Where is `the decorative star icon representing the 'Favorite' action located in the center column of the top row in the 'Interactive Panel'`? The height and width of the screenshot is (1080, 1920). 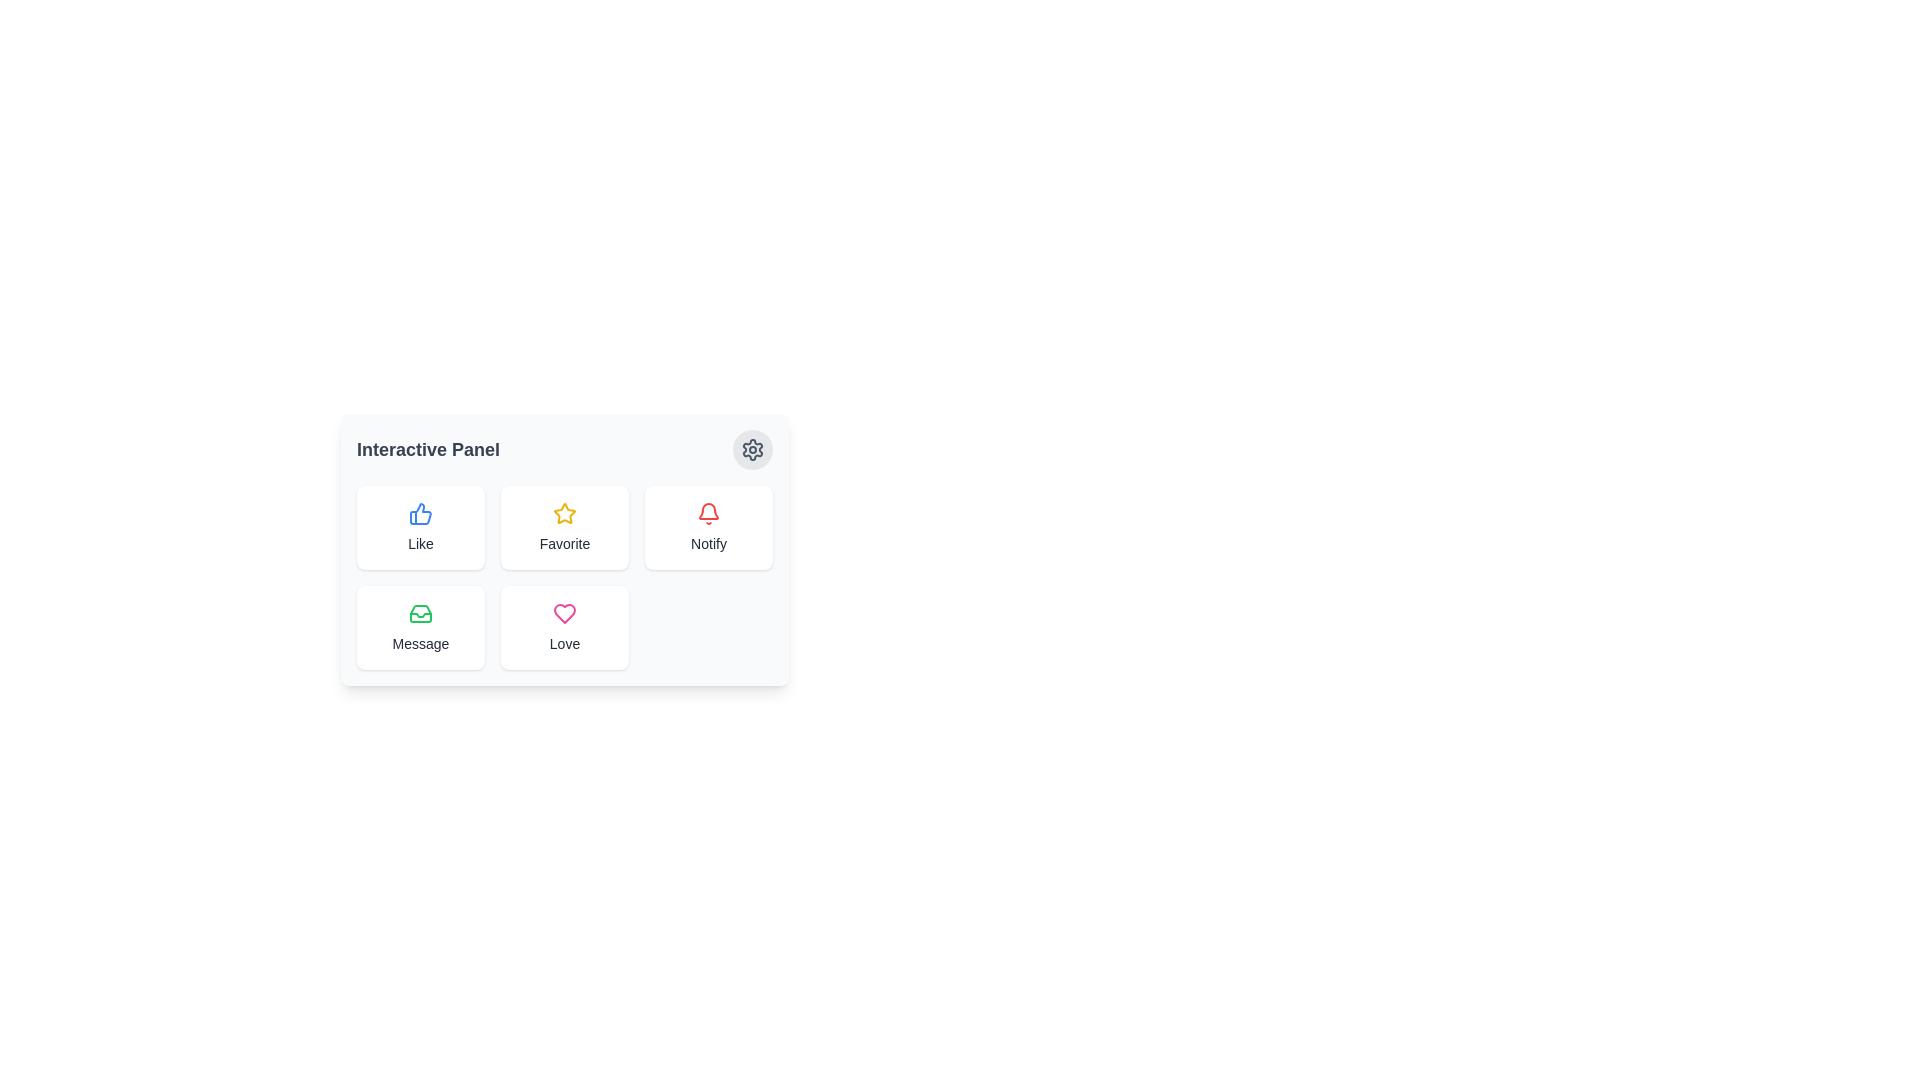 the decorative star icon representing the 'Favorite' action located in the center column of the top row in the 'Interactive Panel' is located at coordinates (564, 512).